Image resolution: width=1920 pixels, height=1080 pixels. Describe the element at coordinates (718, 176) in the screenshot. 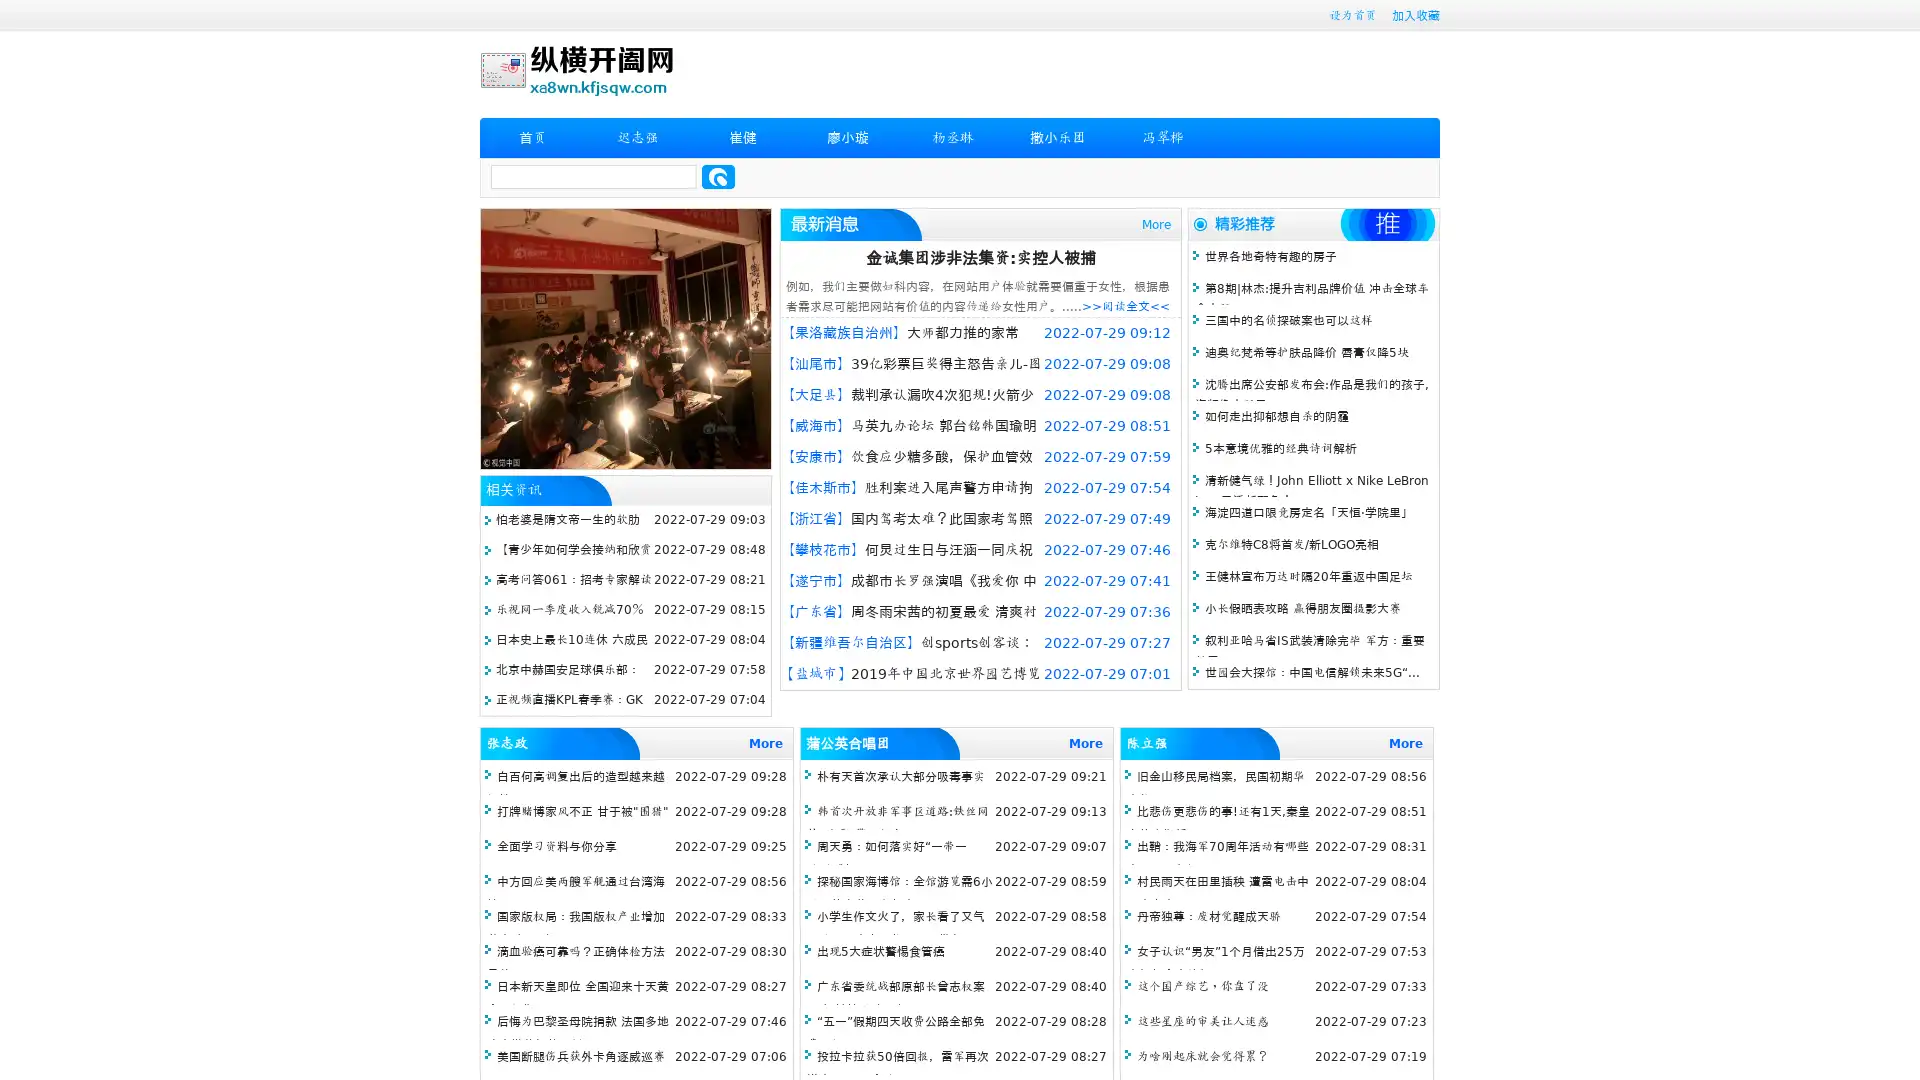

I see `Search` at that location.